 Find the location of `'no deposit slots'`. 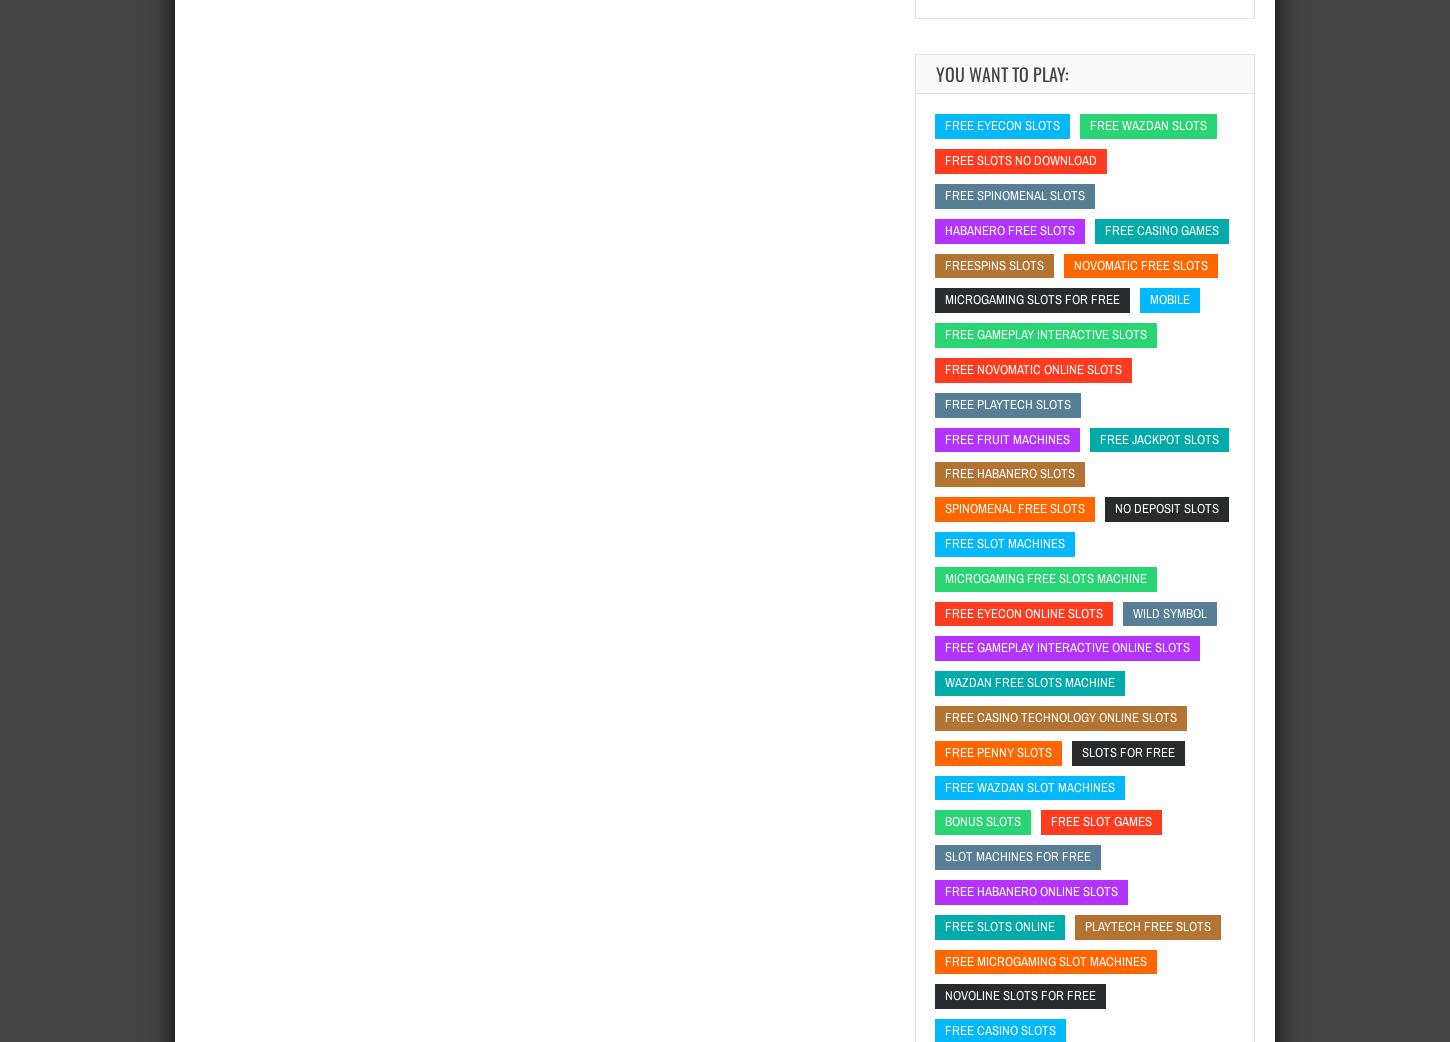

'no deposit slots' is located at coordinates (1165, 508).